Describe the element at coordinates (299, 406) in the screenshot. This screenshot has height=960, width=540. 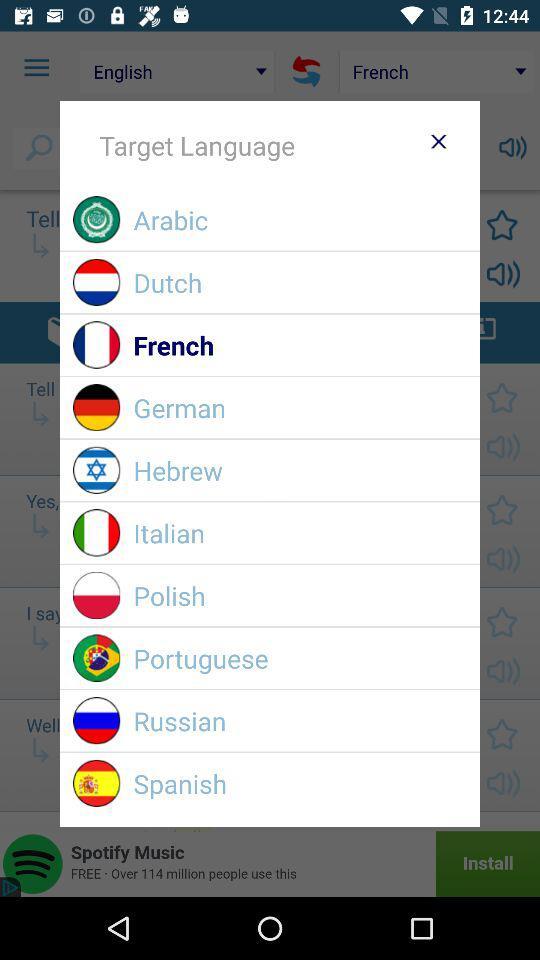
I see `german item` at that location.